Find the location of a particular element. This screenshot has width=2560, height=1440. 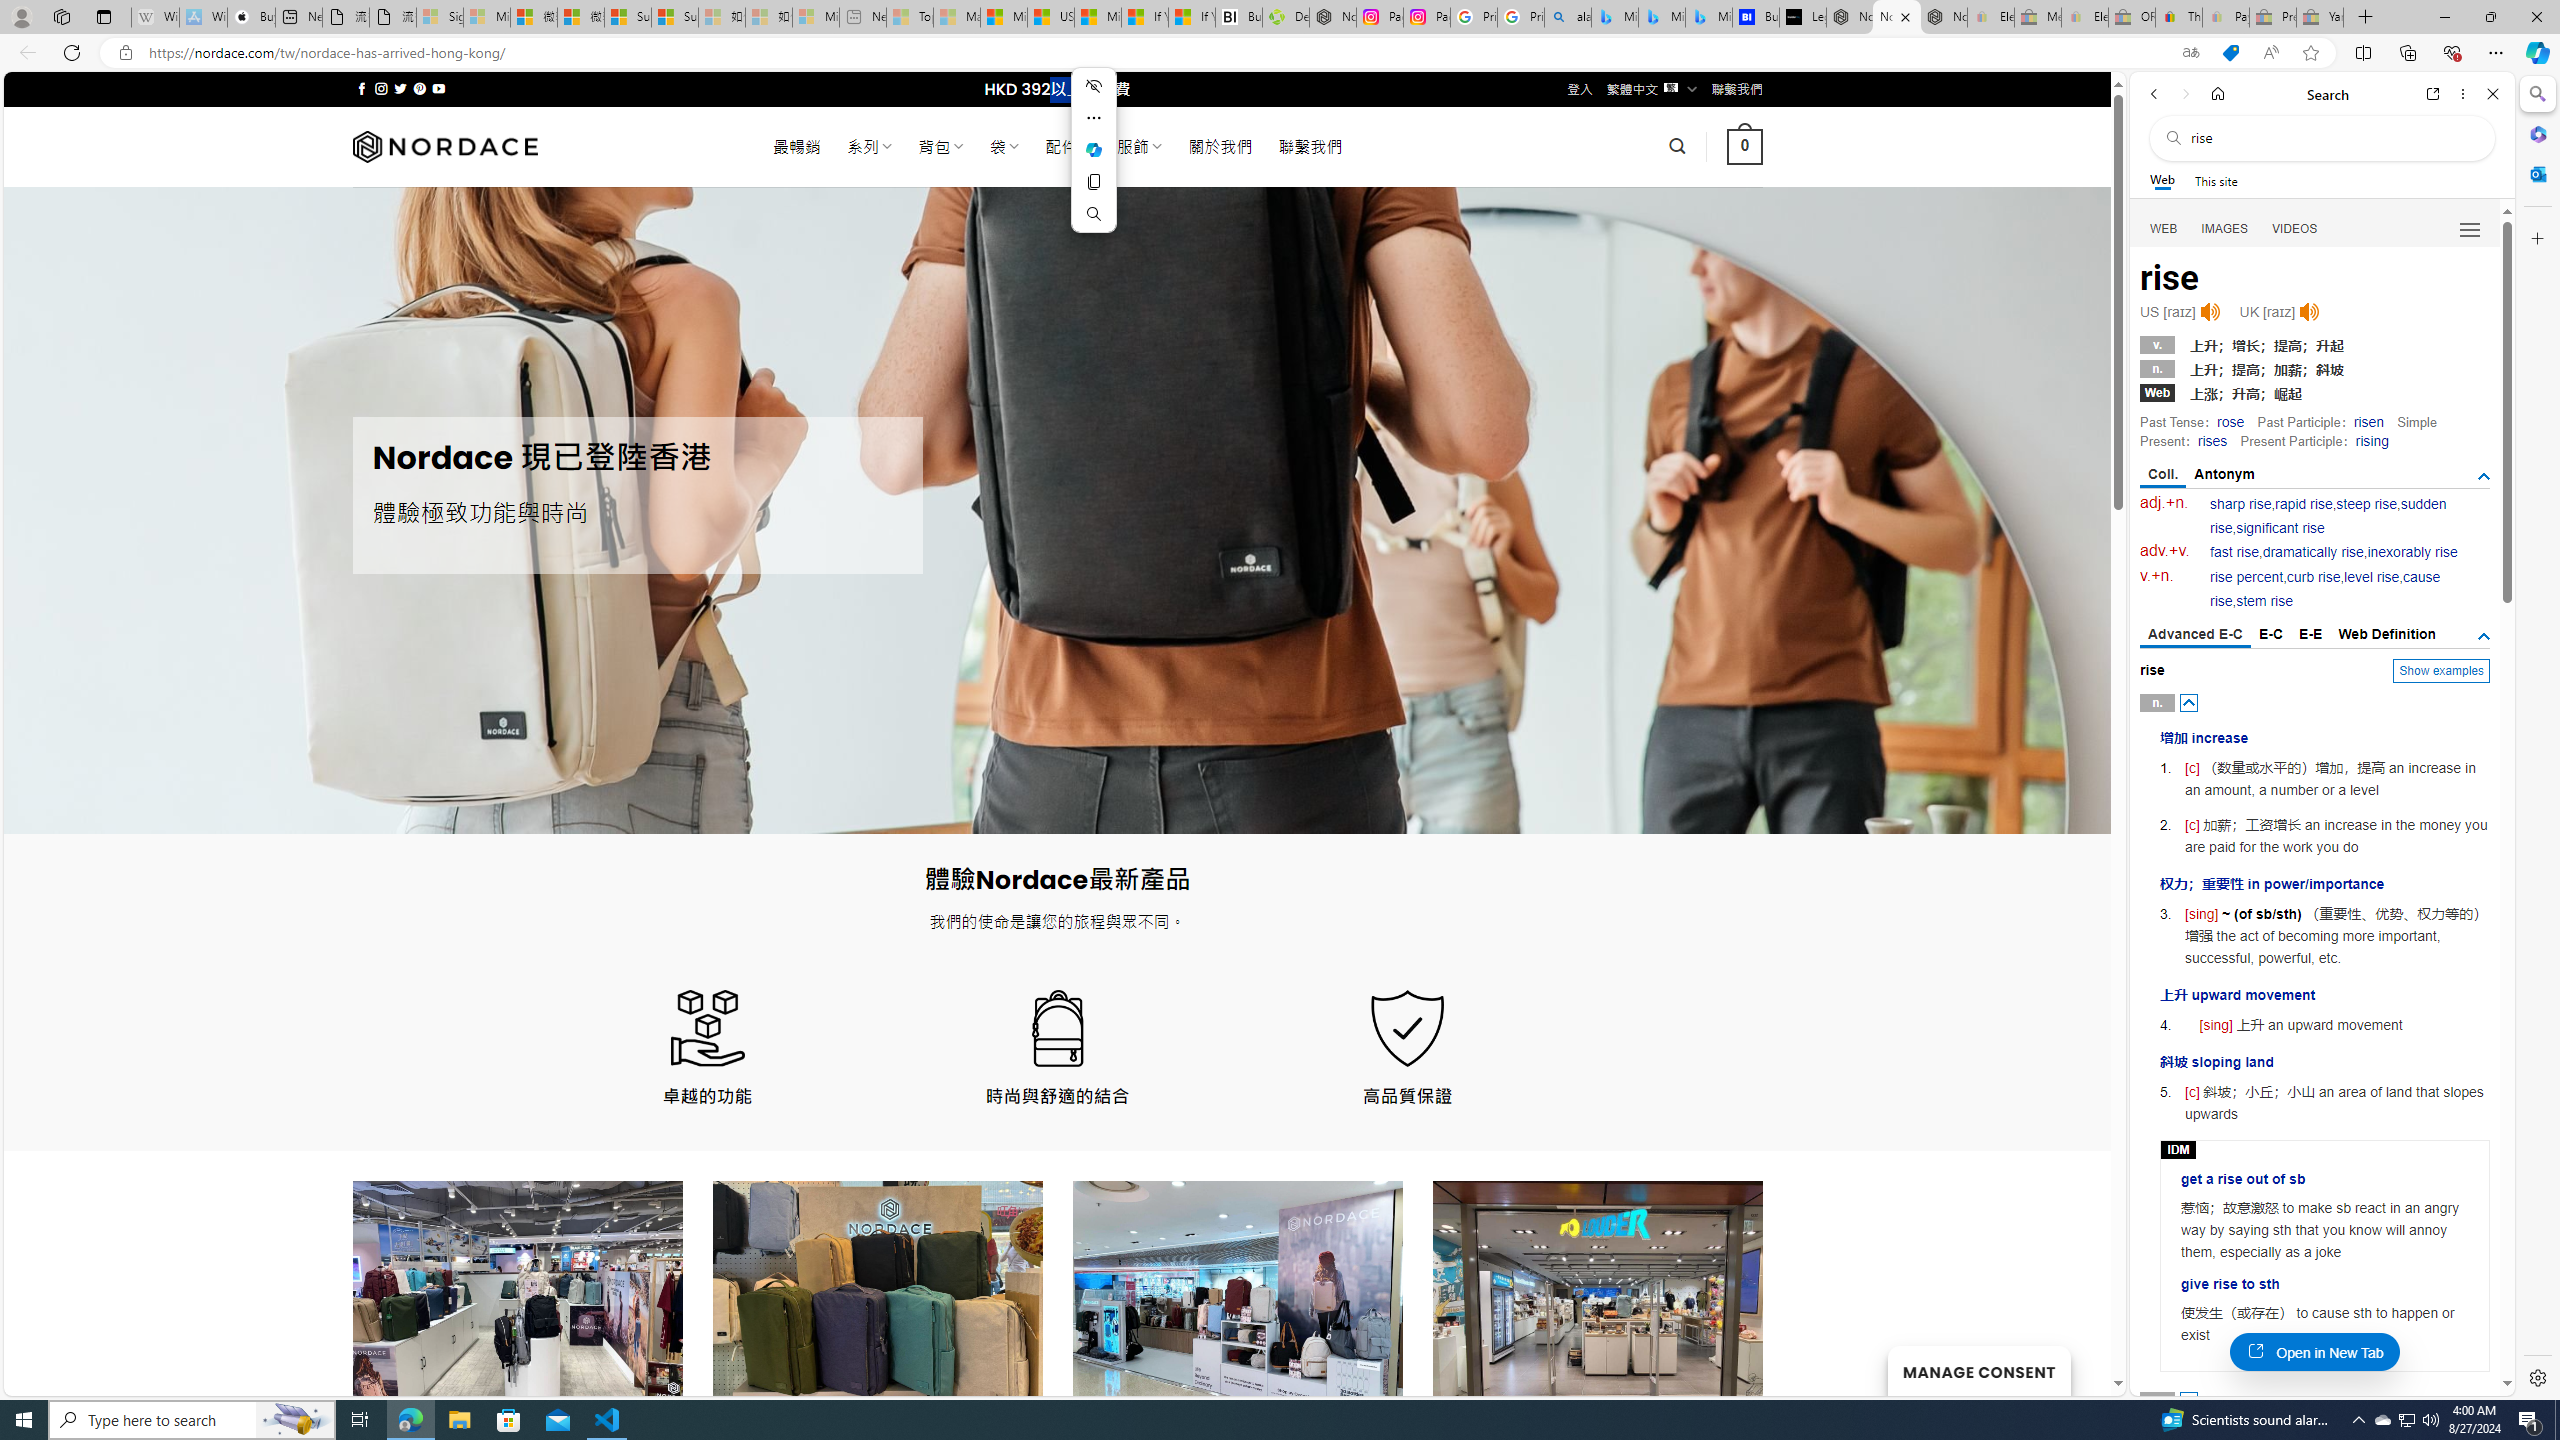

'sharp rise' is located at coordinates (2241, 503).